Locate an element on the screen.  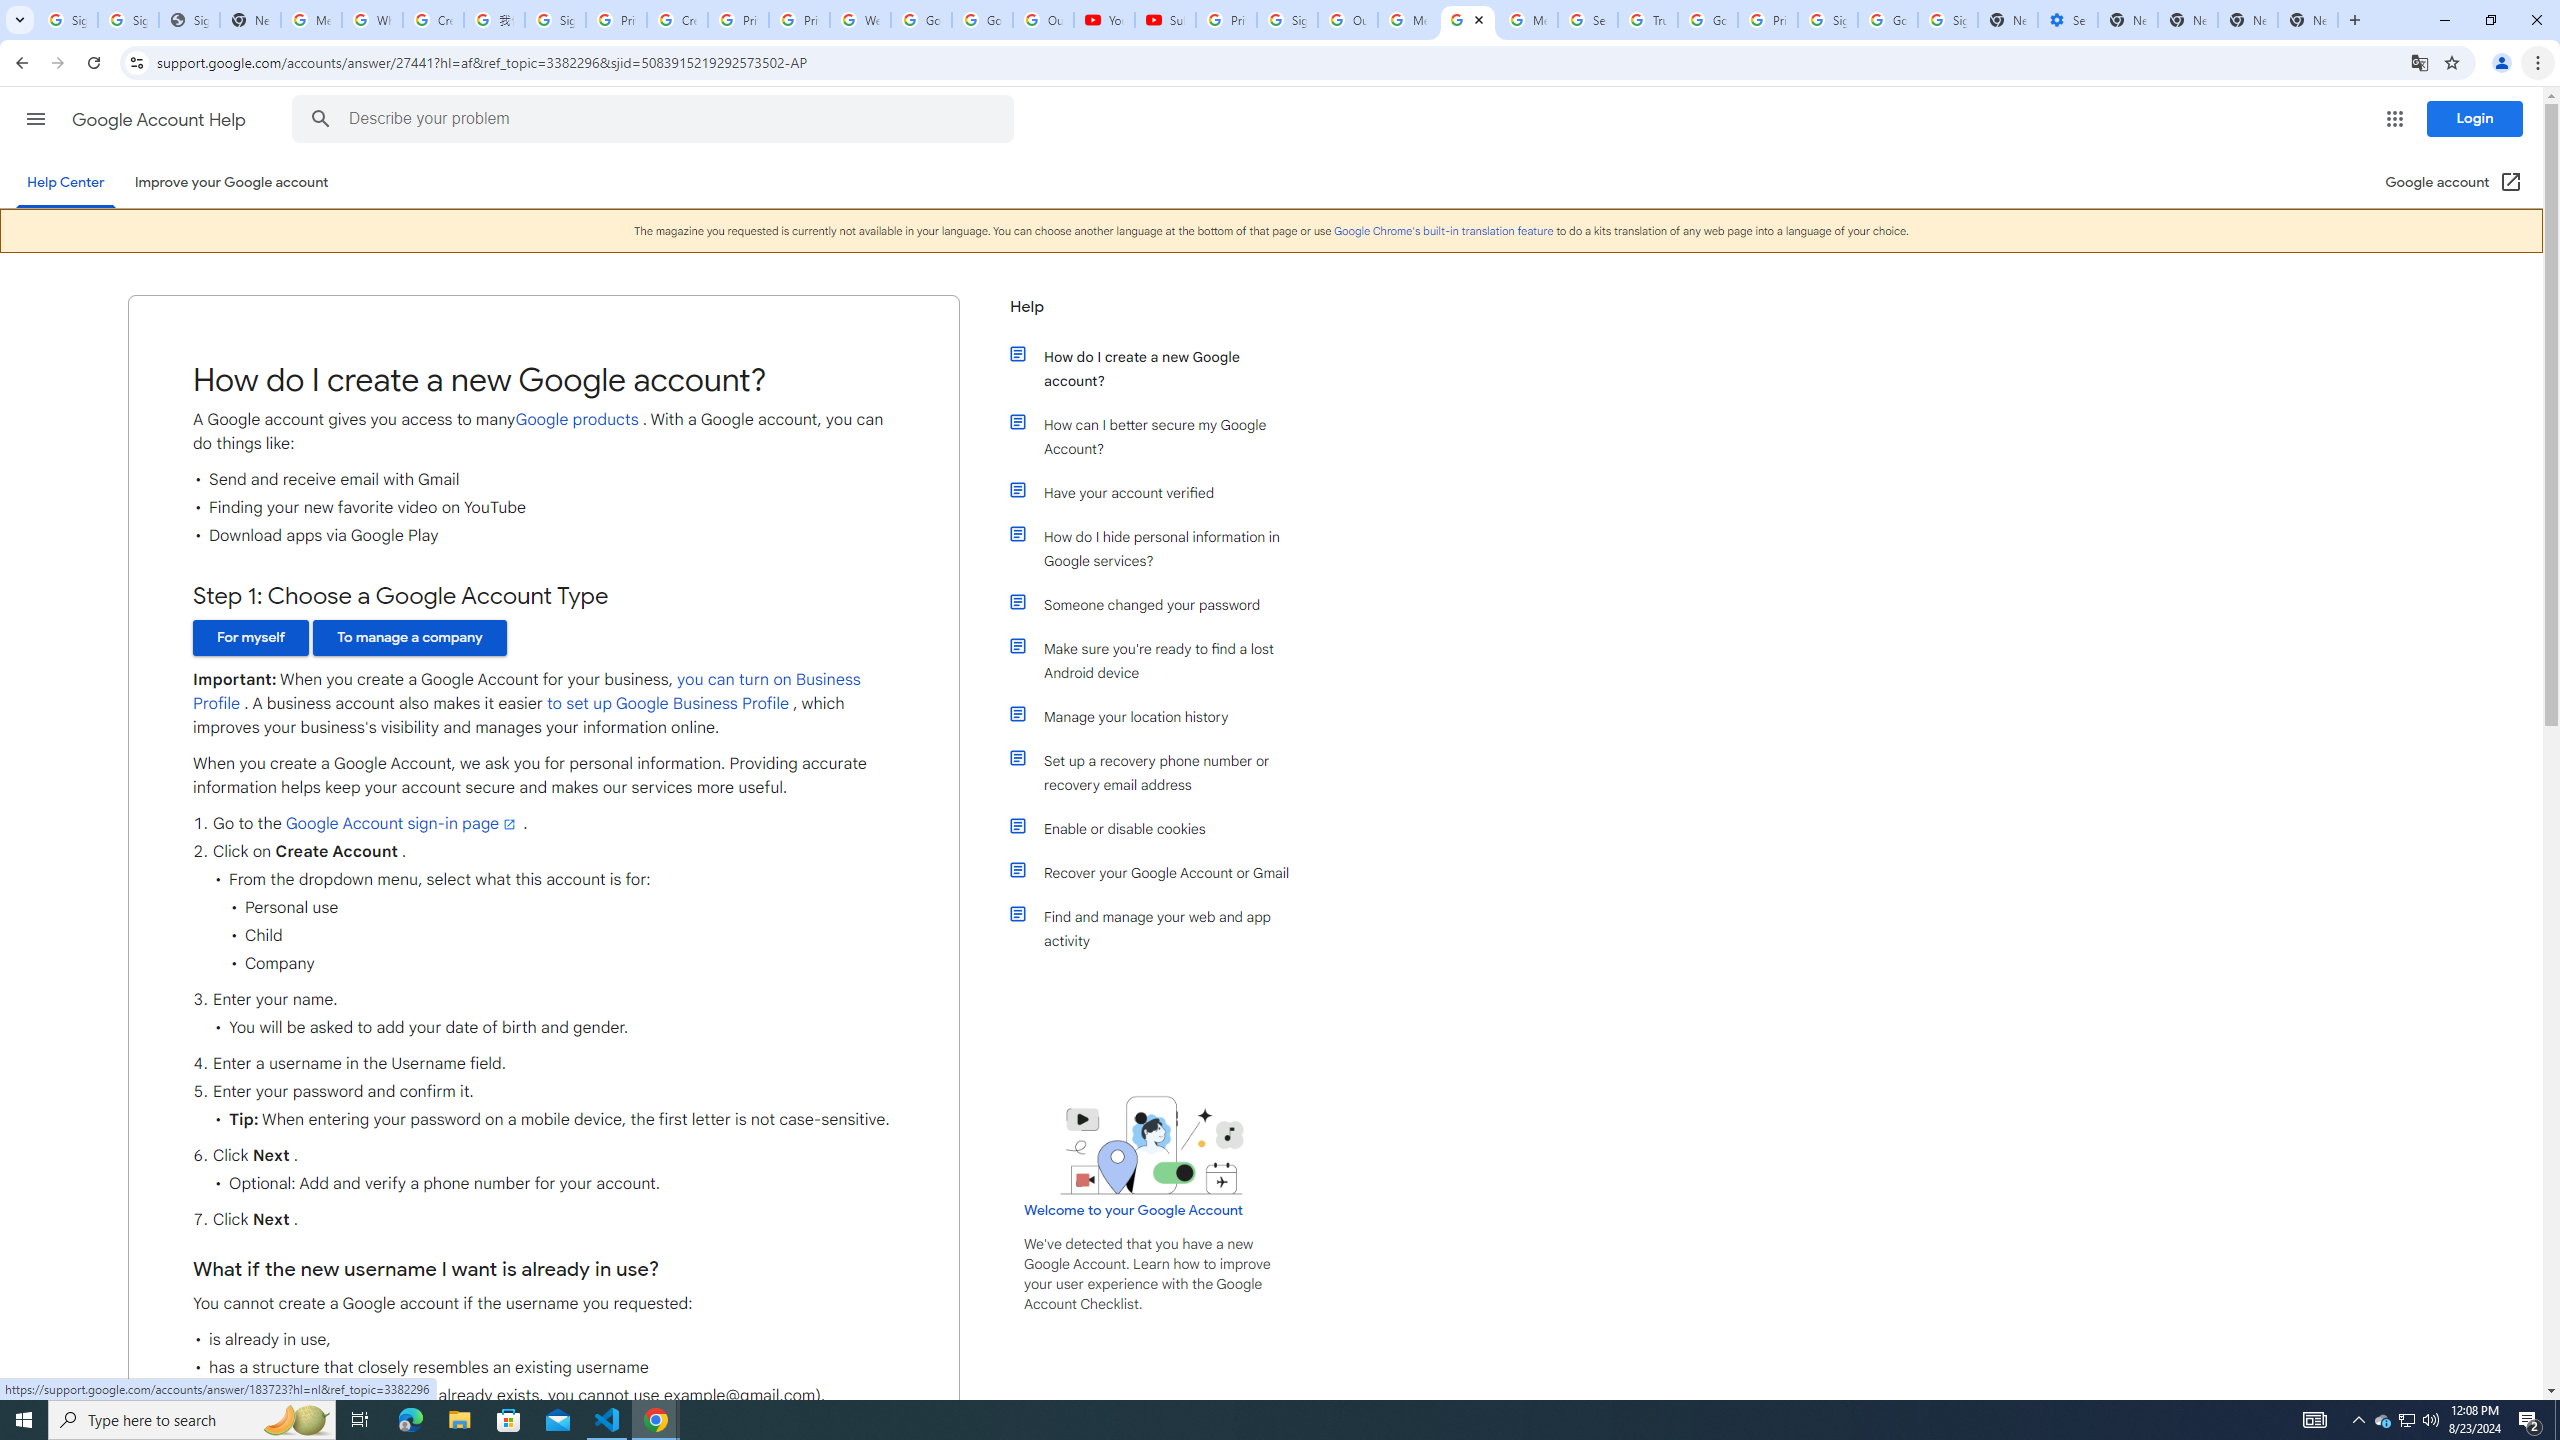
'Main menu' is located at coordinates (34, 118).